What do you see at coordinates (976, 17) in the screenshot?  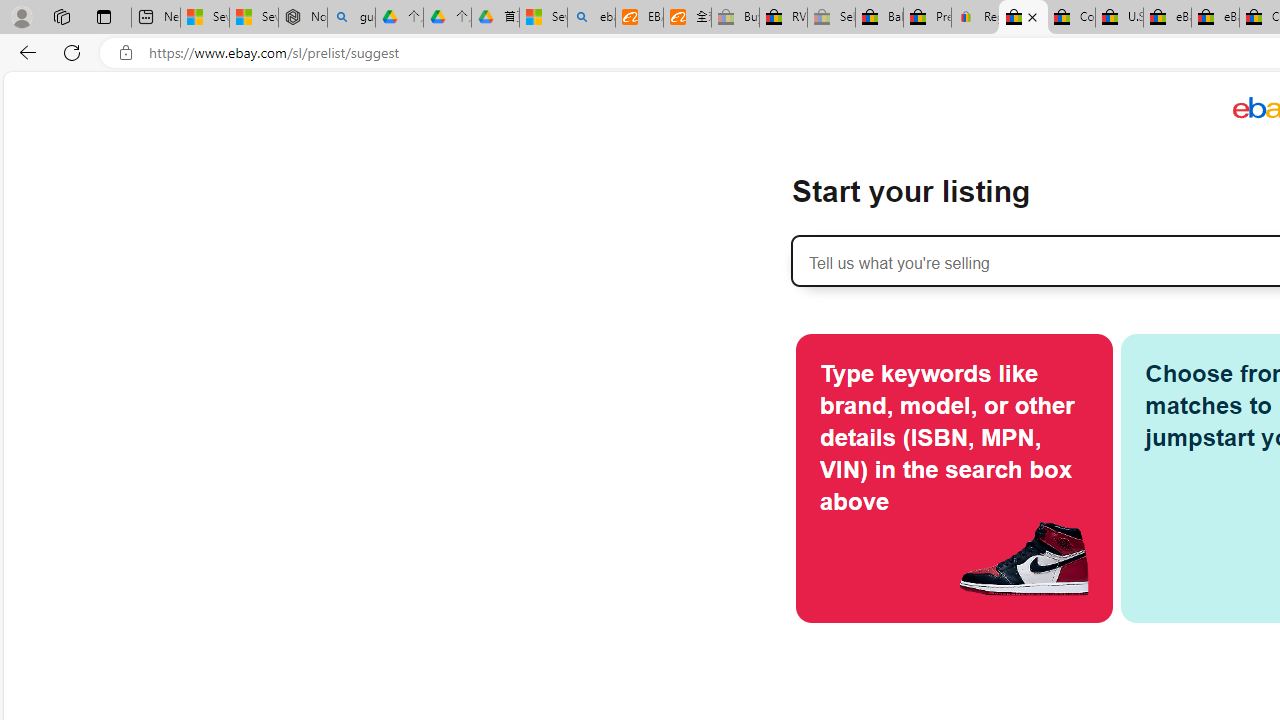 I see `'Register: Create a personal eBay account'` at bounding box center [976, 17].